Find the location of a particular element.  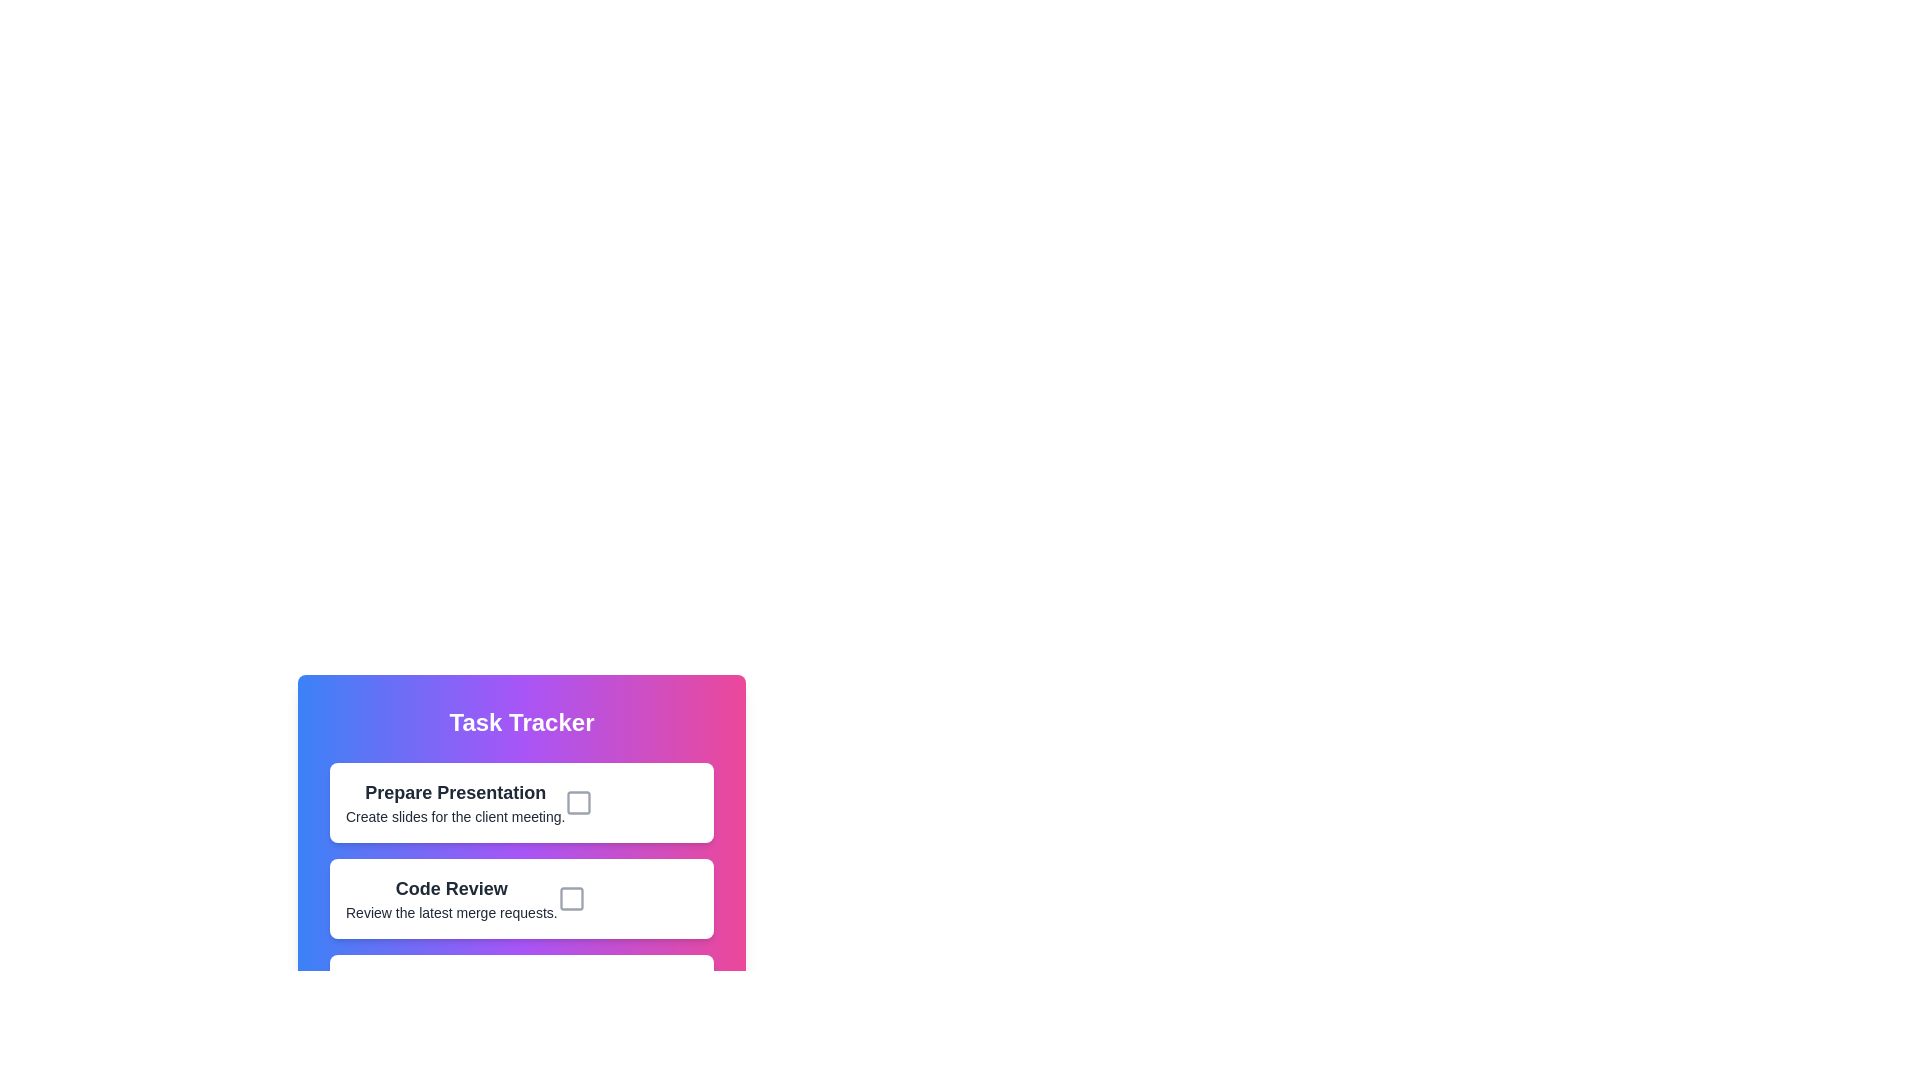

the first task item block in the task list application, which contains a title and description text, located above the 'Code Review' task is located at coordinates (454, 801).